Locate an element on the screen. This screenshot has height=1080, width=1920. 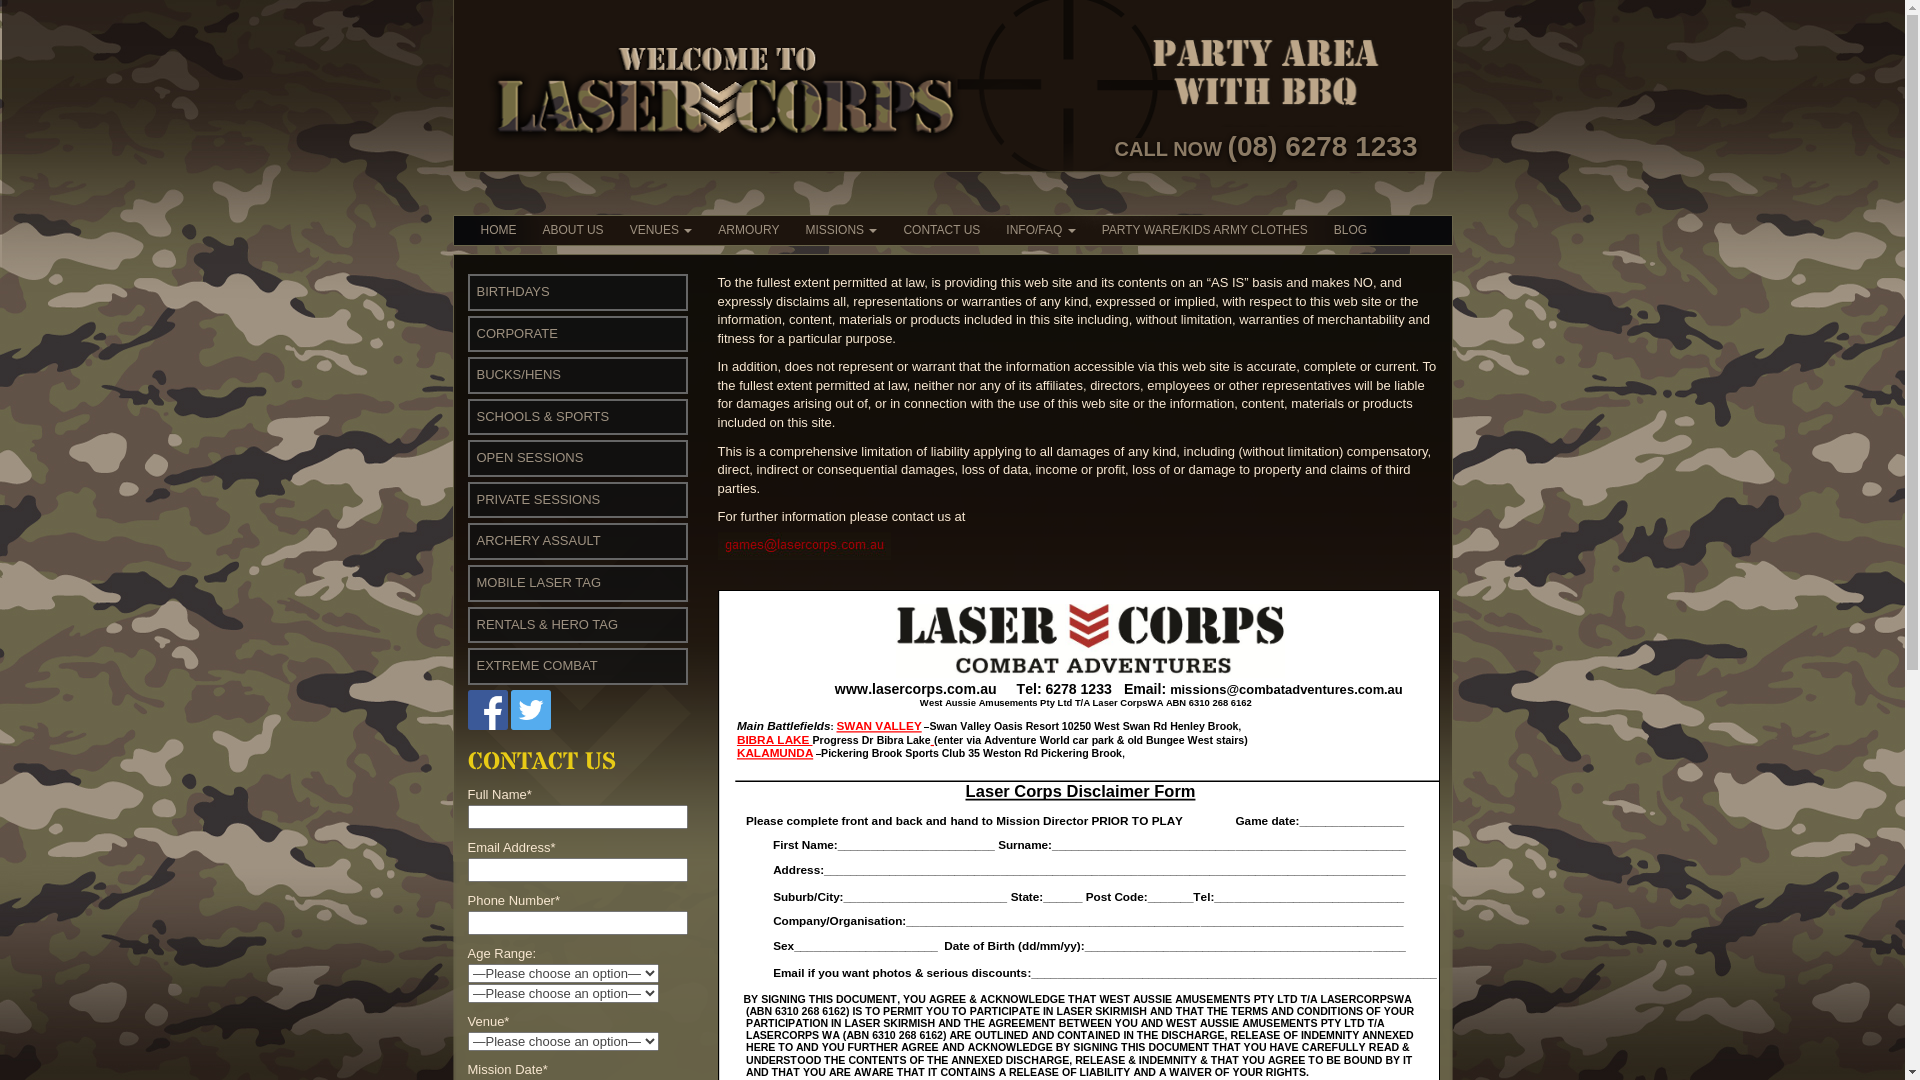
'HOME' is located at coordinates (499, 229).